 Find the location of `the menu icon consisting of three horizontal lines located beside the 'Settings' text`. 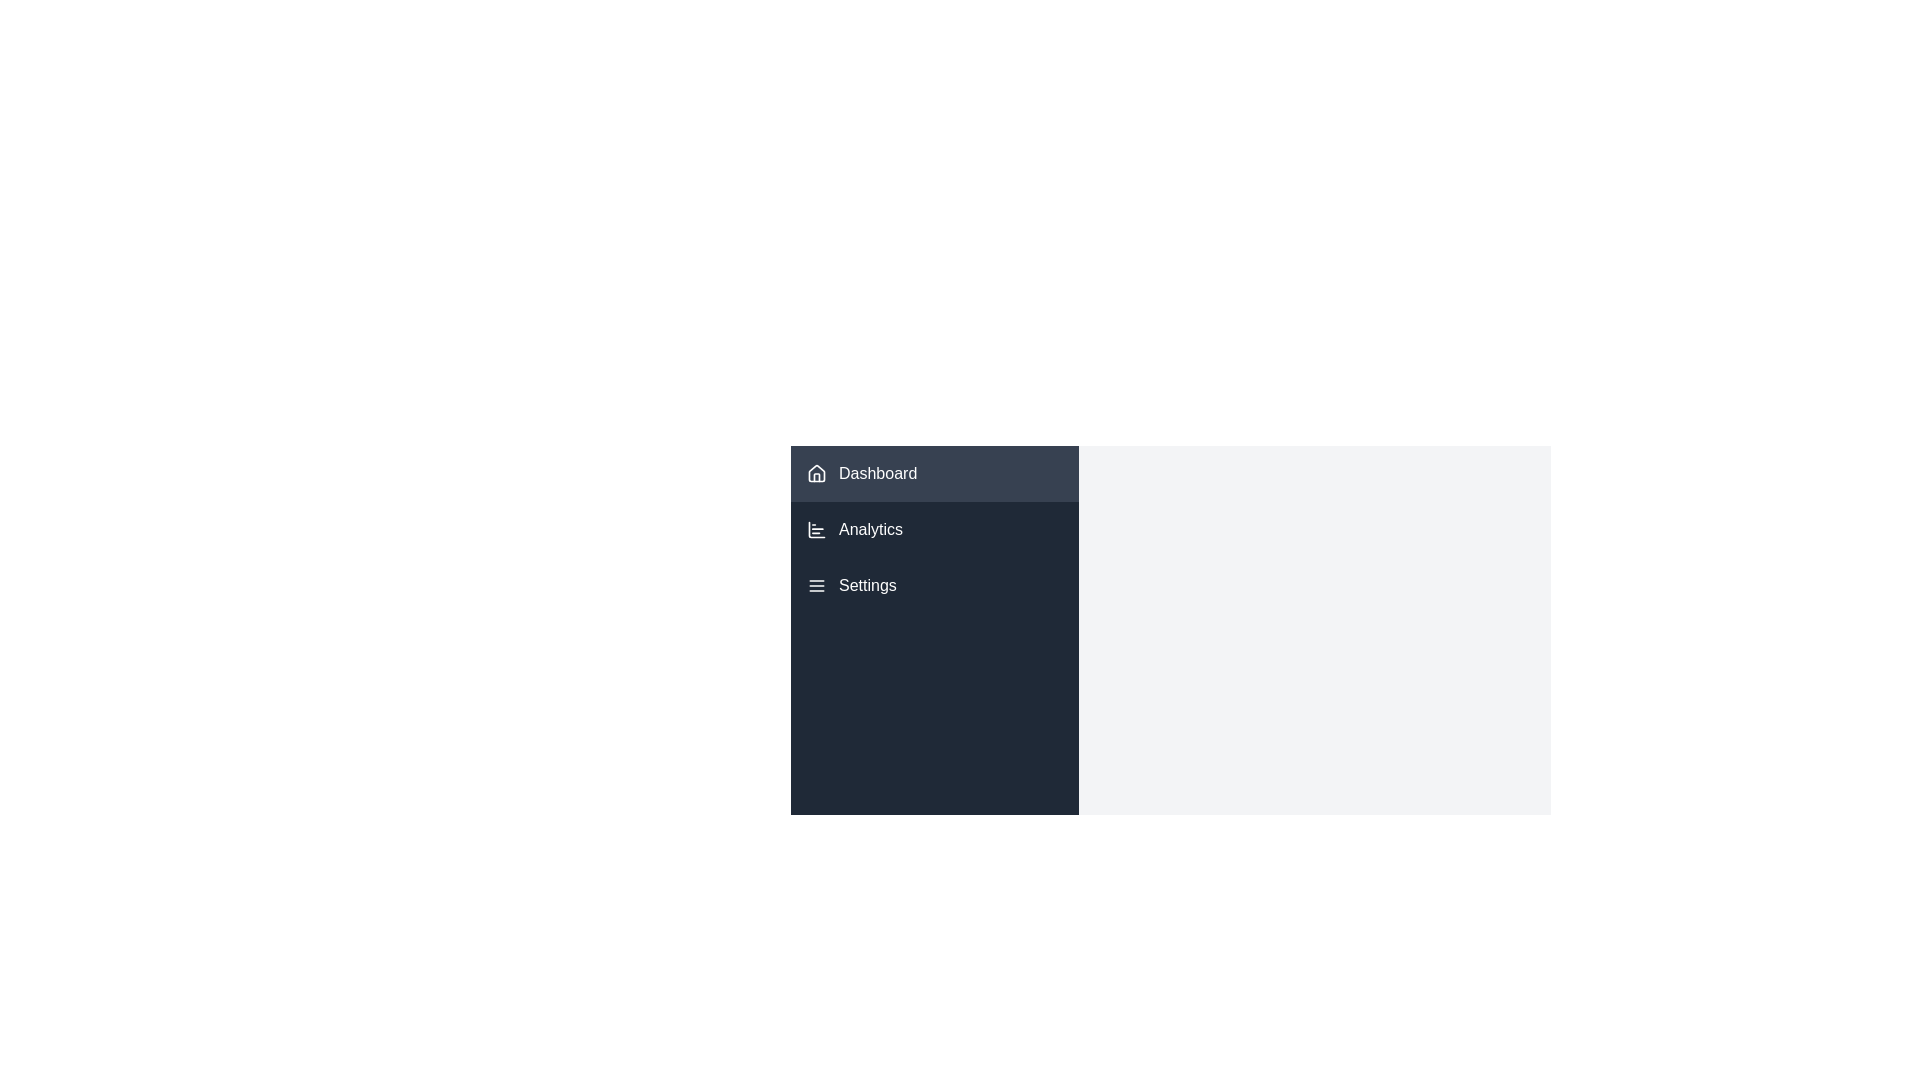

the menu icon consisting of three horizontal lines located beside the 'Settings' text is located at coordinates (816, 585).